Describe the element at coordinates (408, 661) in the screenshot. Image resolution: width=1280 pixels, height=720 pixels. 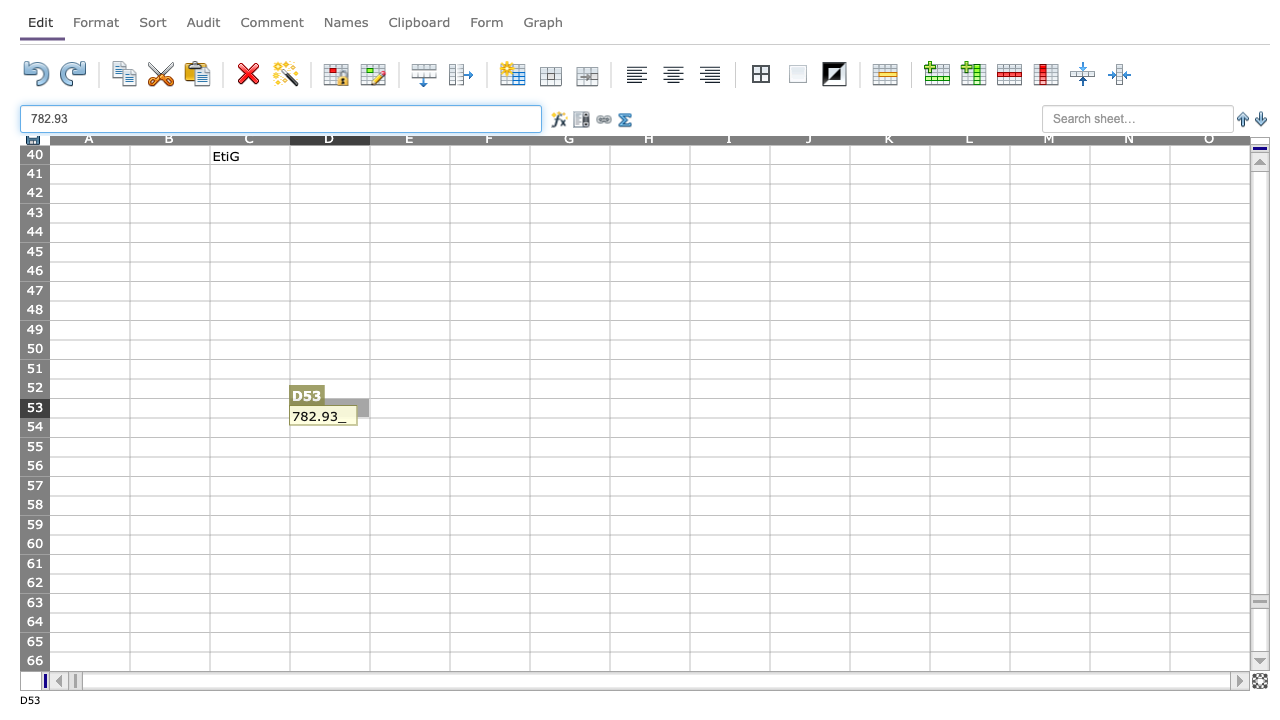
I see `Cell E-66` at that location.